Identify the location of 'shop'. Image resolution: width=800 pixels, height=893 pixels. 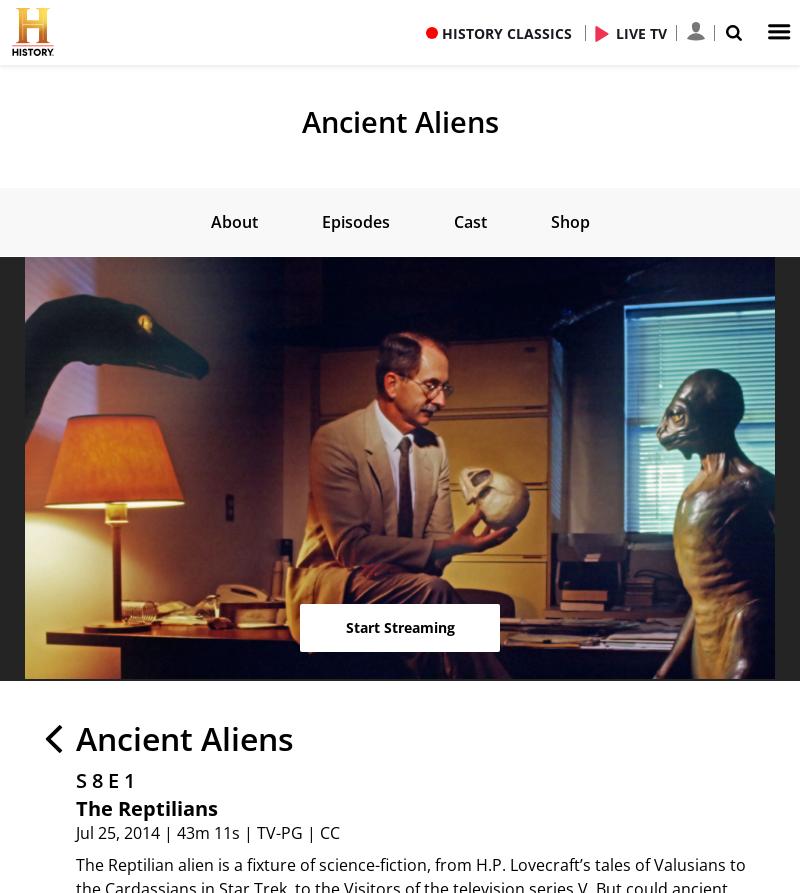
(568, 220).